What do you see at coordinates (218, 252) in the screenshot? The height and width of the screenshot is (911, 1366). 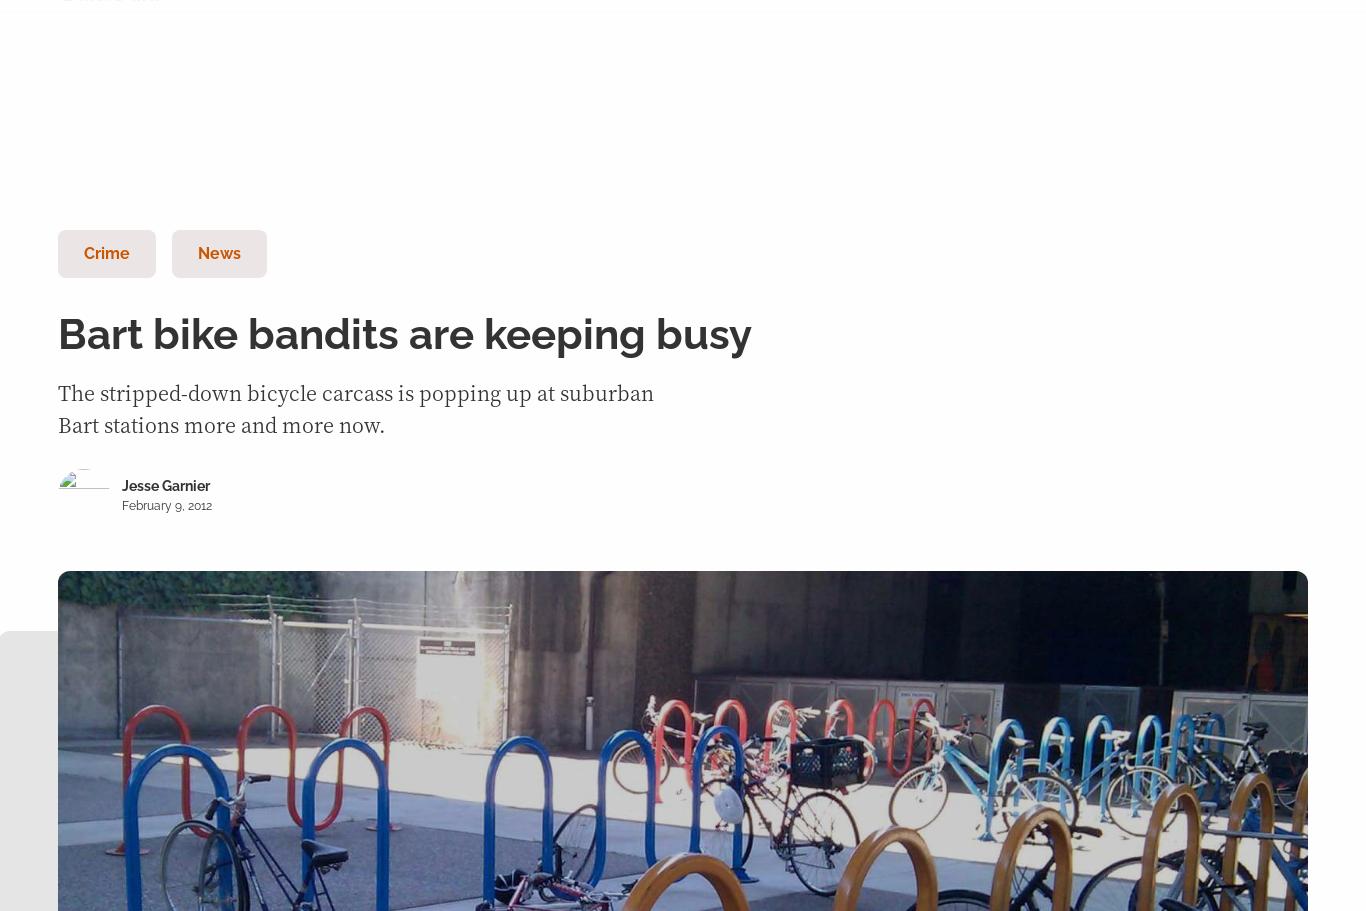 I see `'News'` at bounding box center [218, 252].